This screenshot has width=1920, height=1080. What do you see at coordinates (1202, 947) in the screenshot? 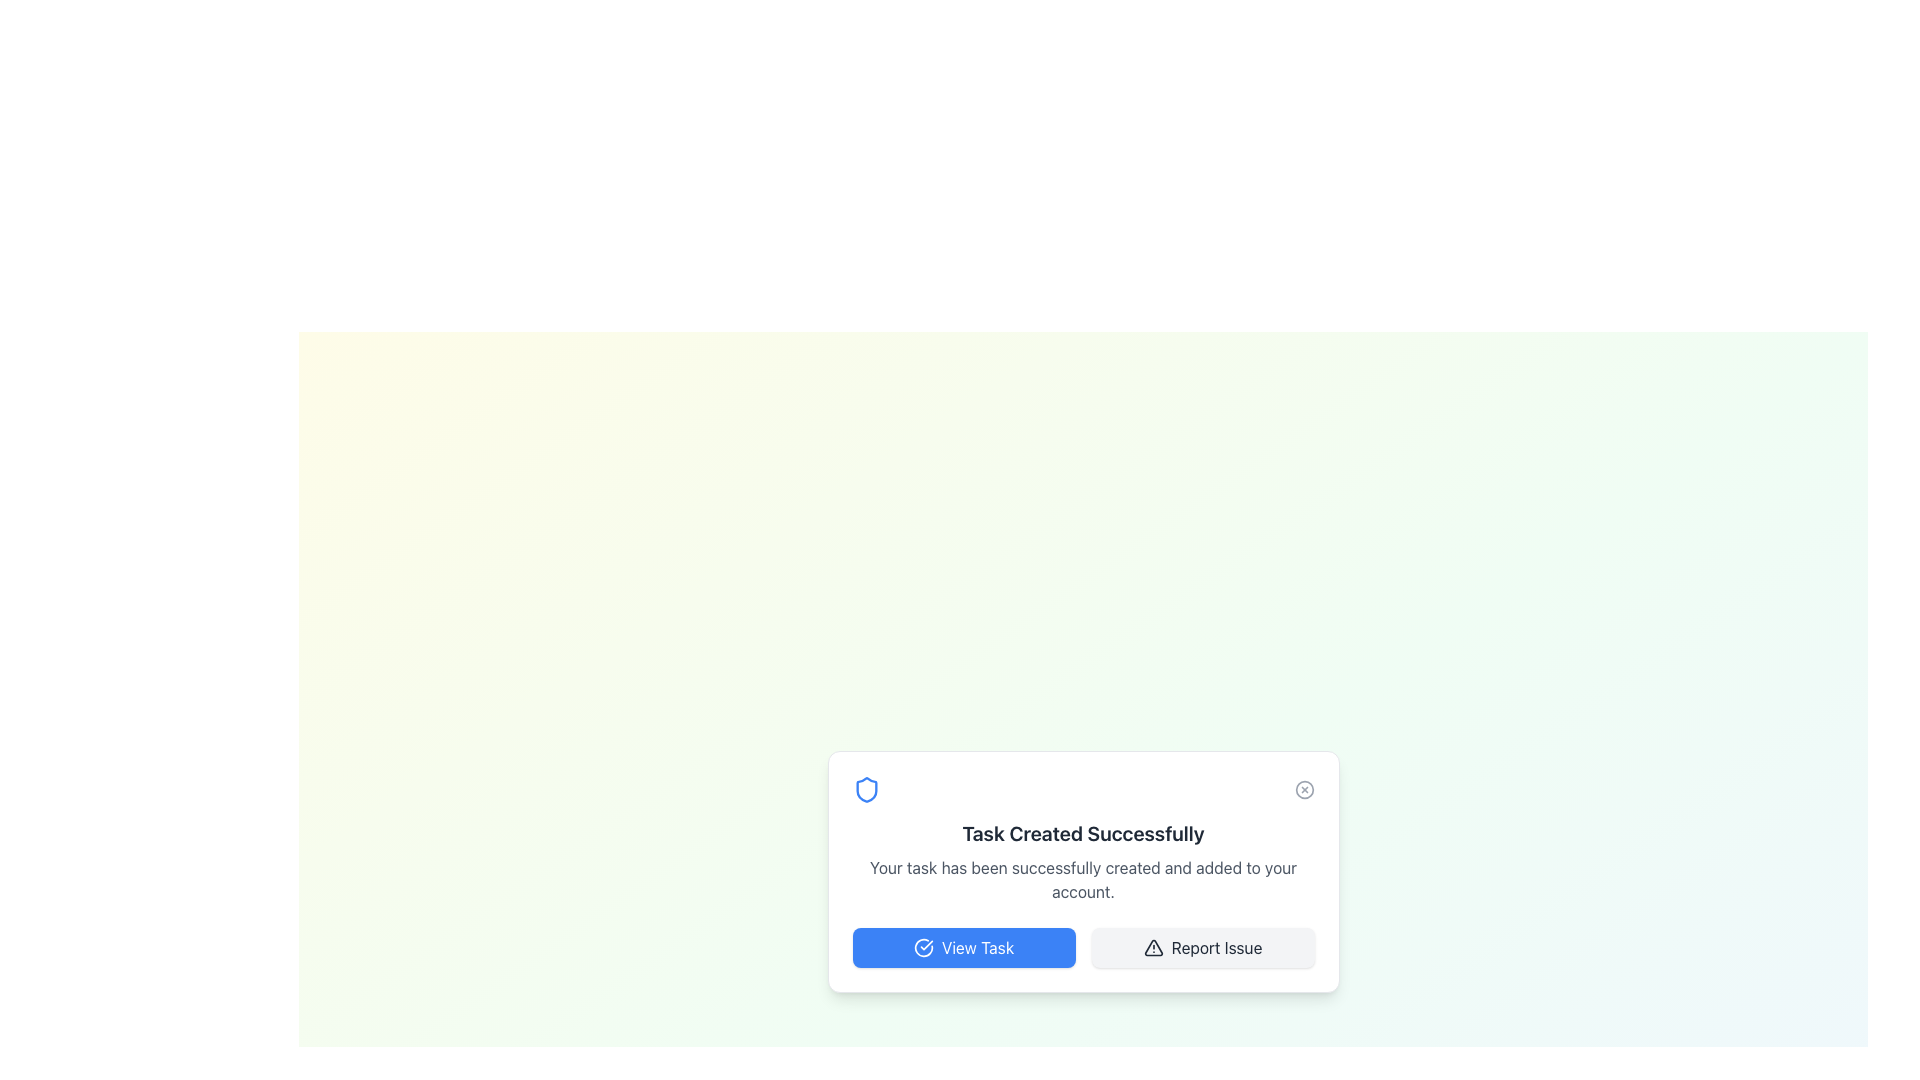
I see `the 'Report Issue' button located to the right of the 'View Task' button` at bounding box center [1202, 947].